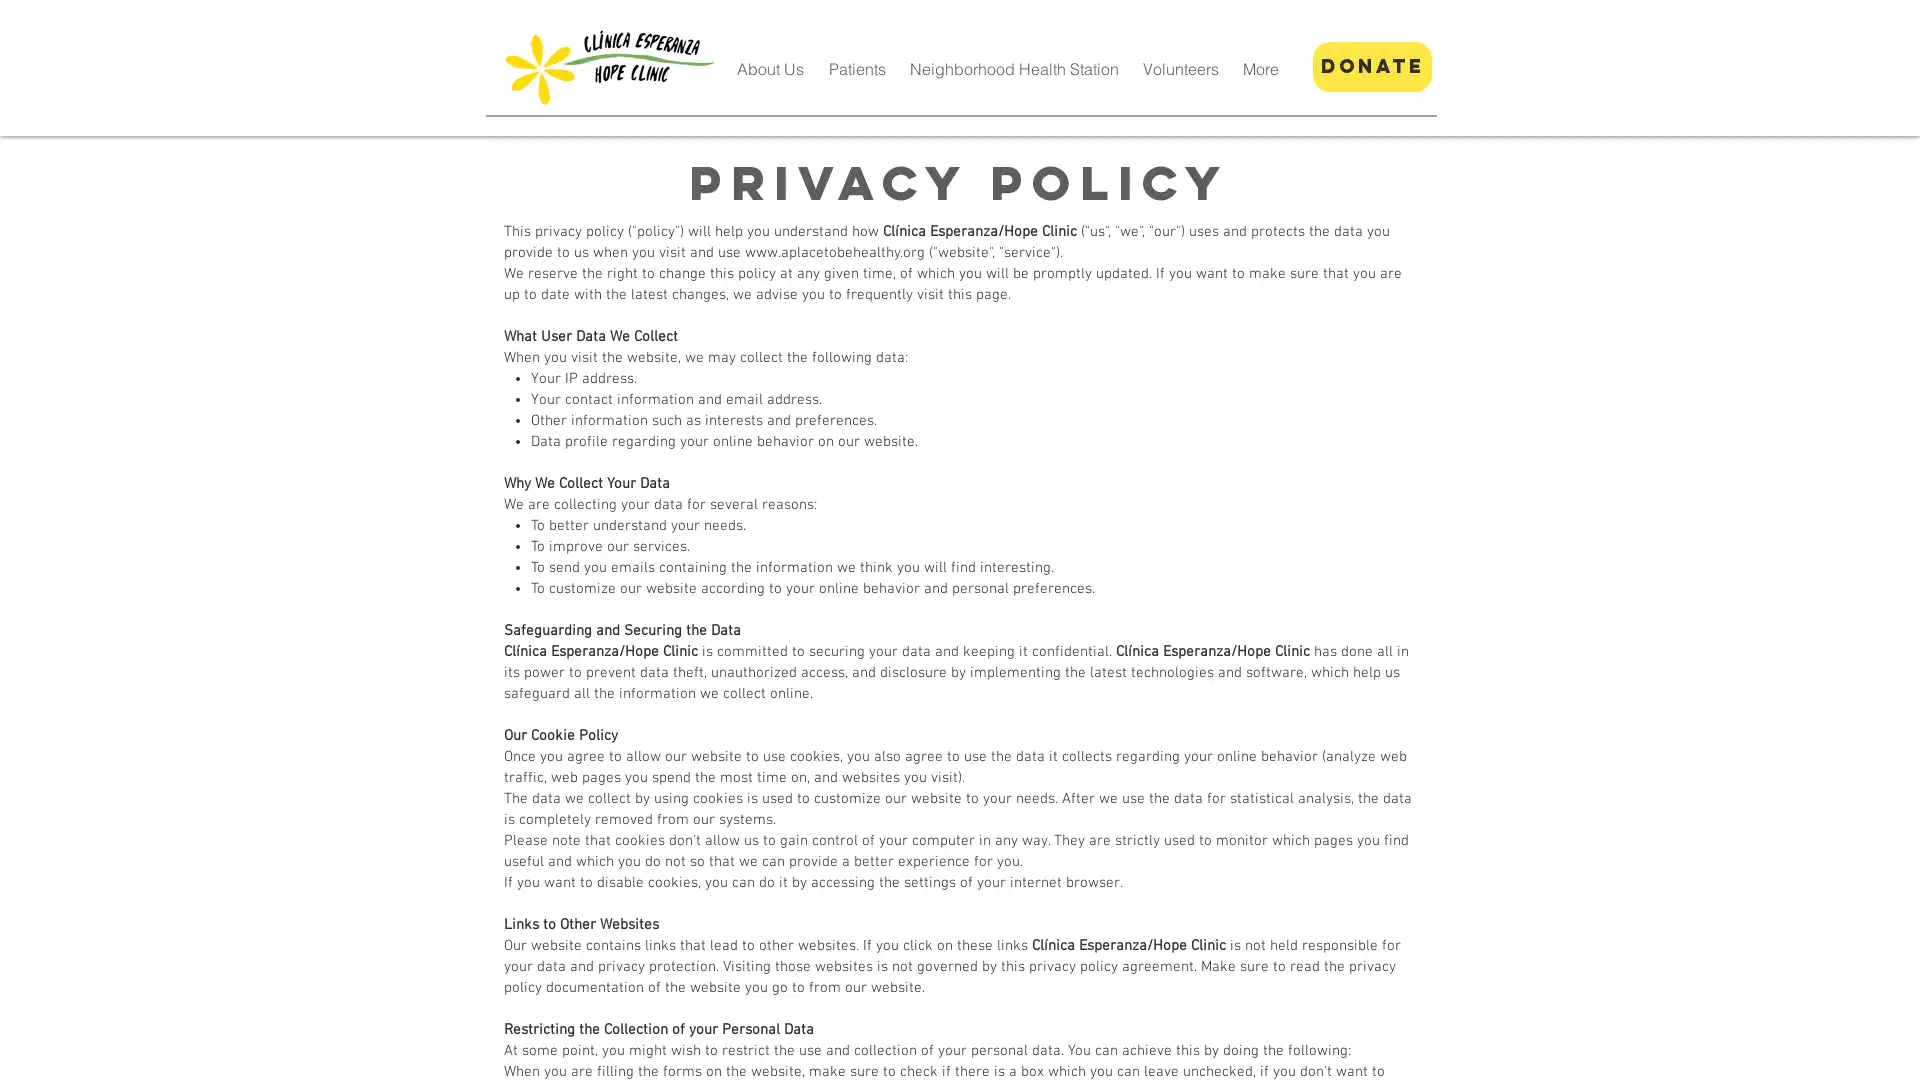 This screenshot has height=1080, width=1920. I want to click on Accept, so click(1830, 1047).